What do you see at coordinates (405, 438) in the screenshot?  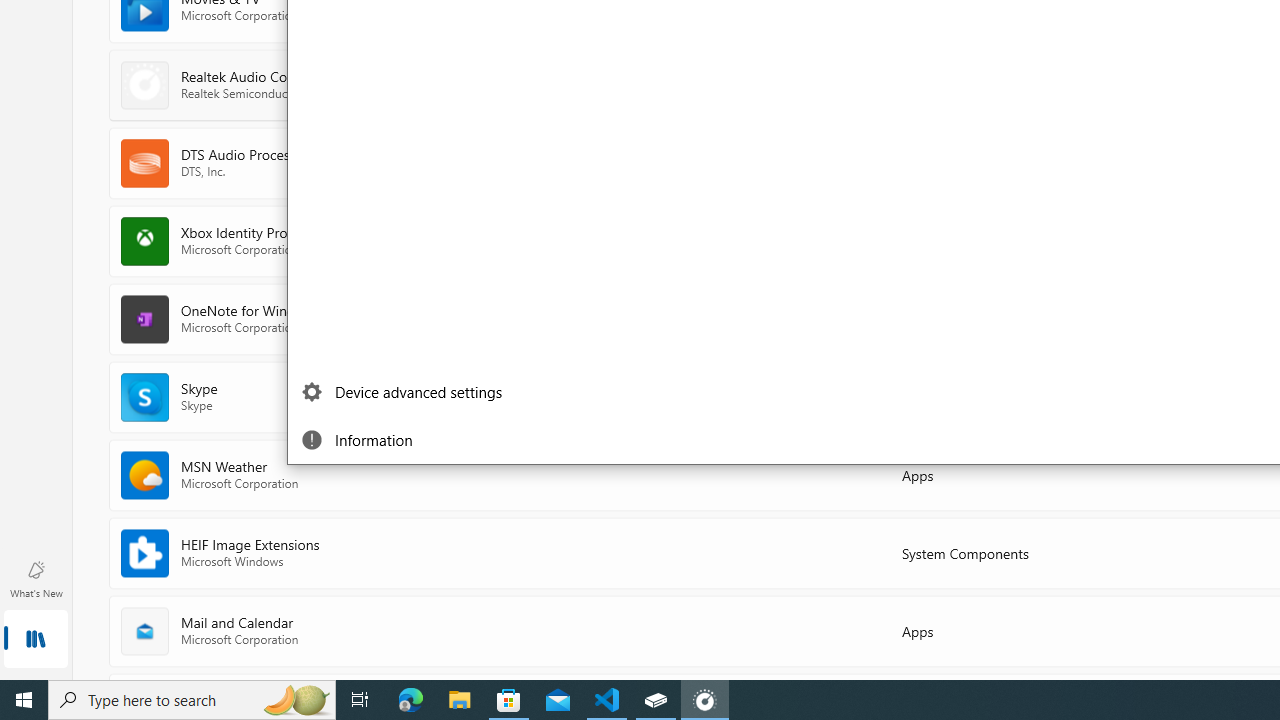 I see `'Information'` at bounding box center [405, 438].